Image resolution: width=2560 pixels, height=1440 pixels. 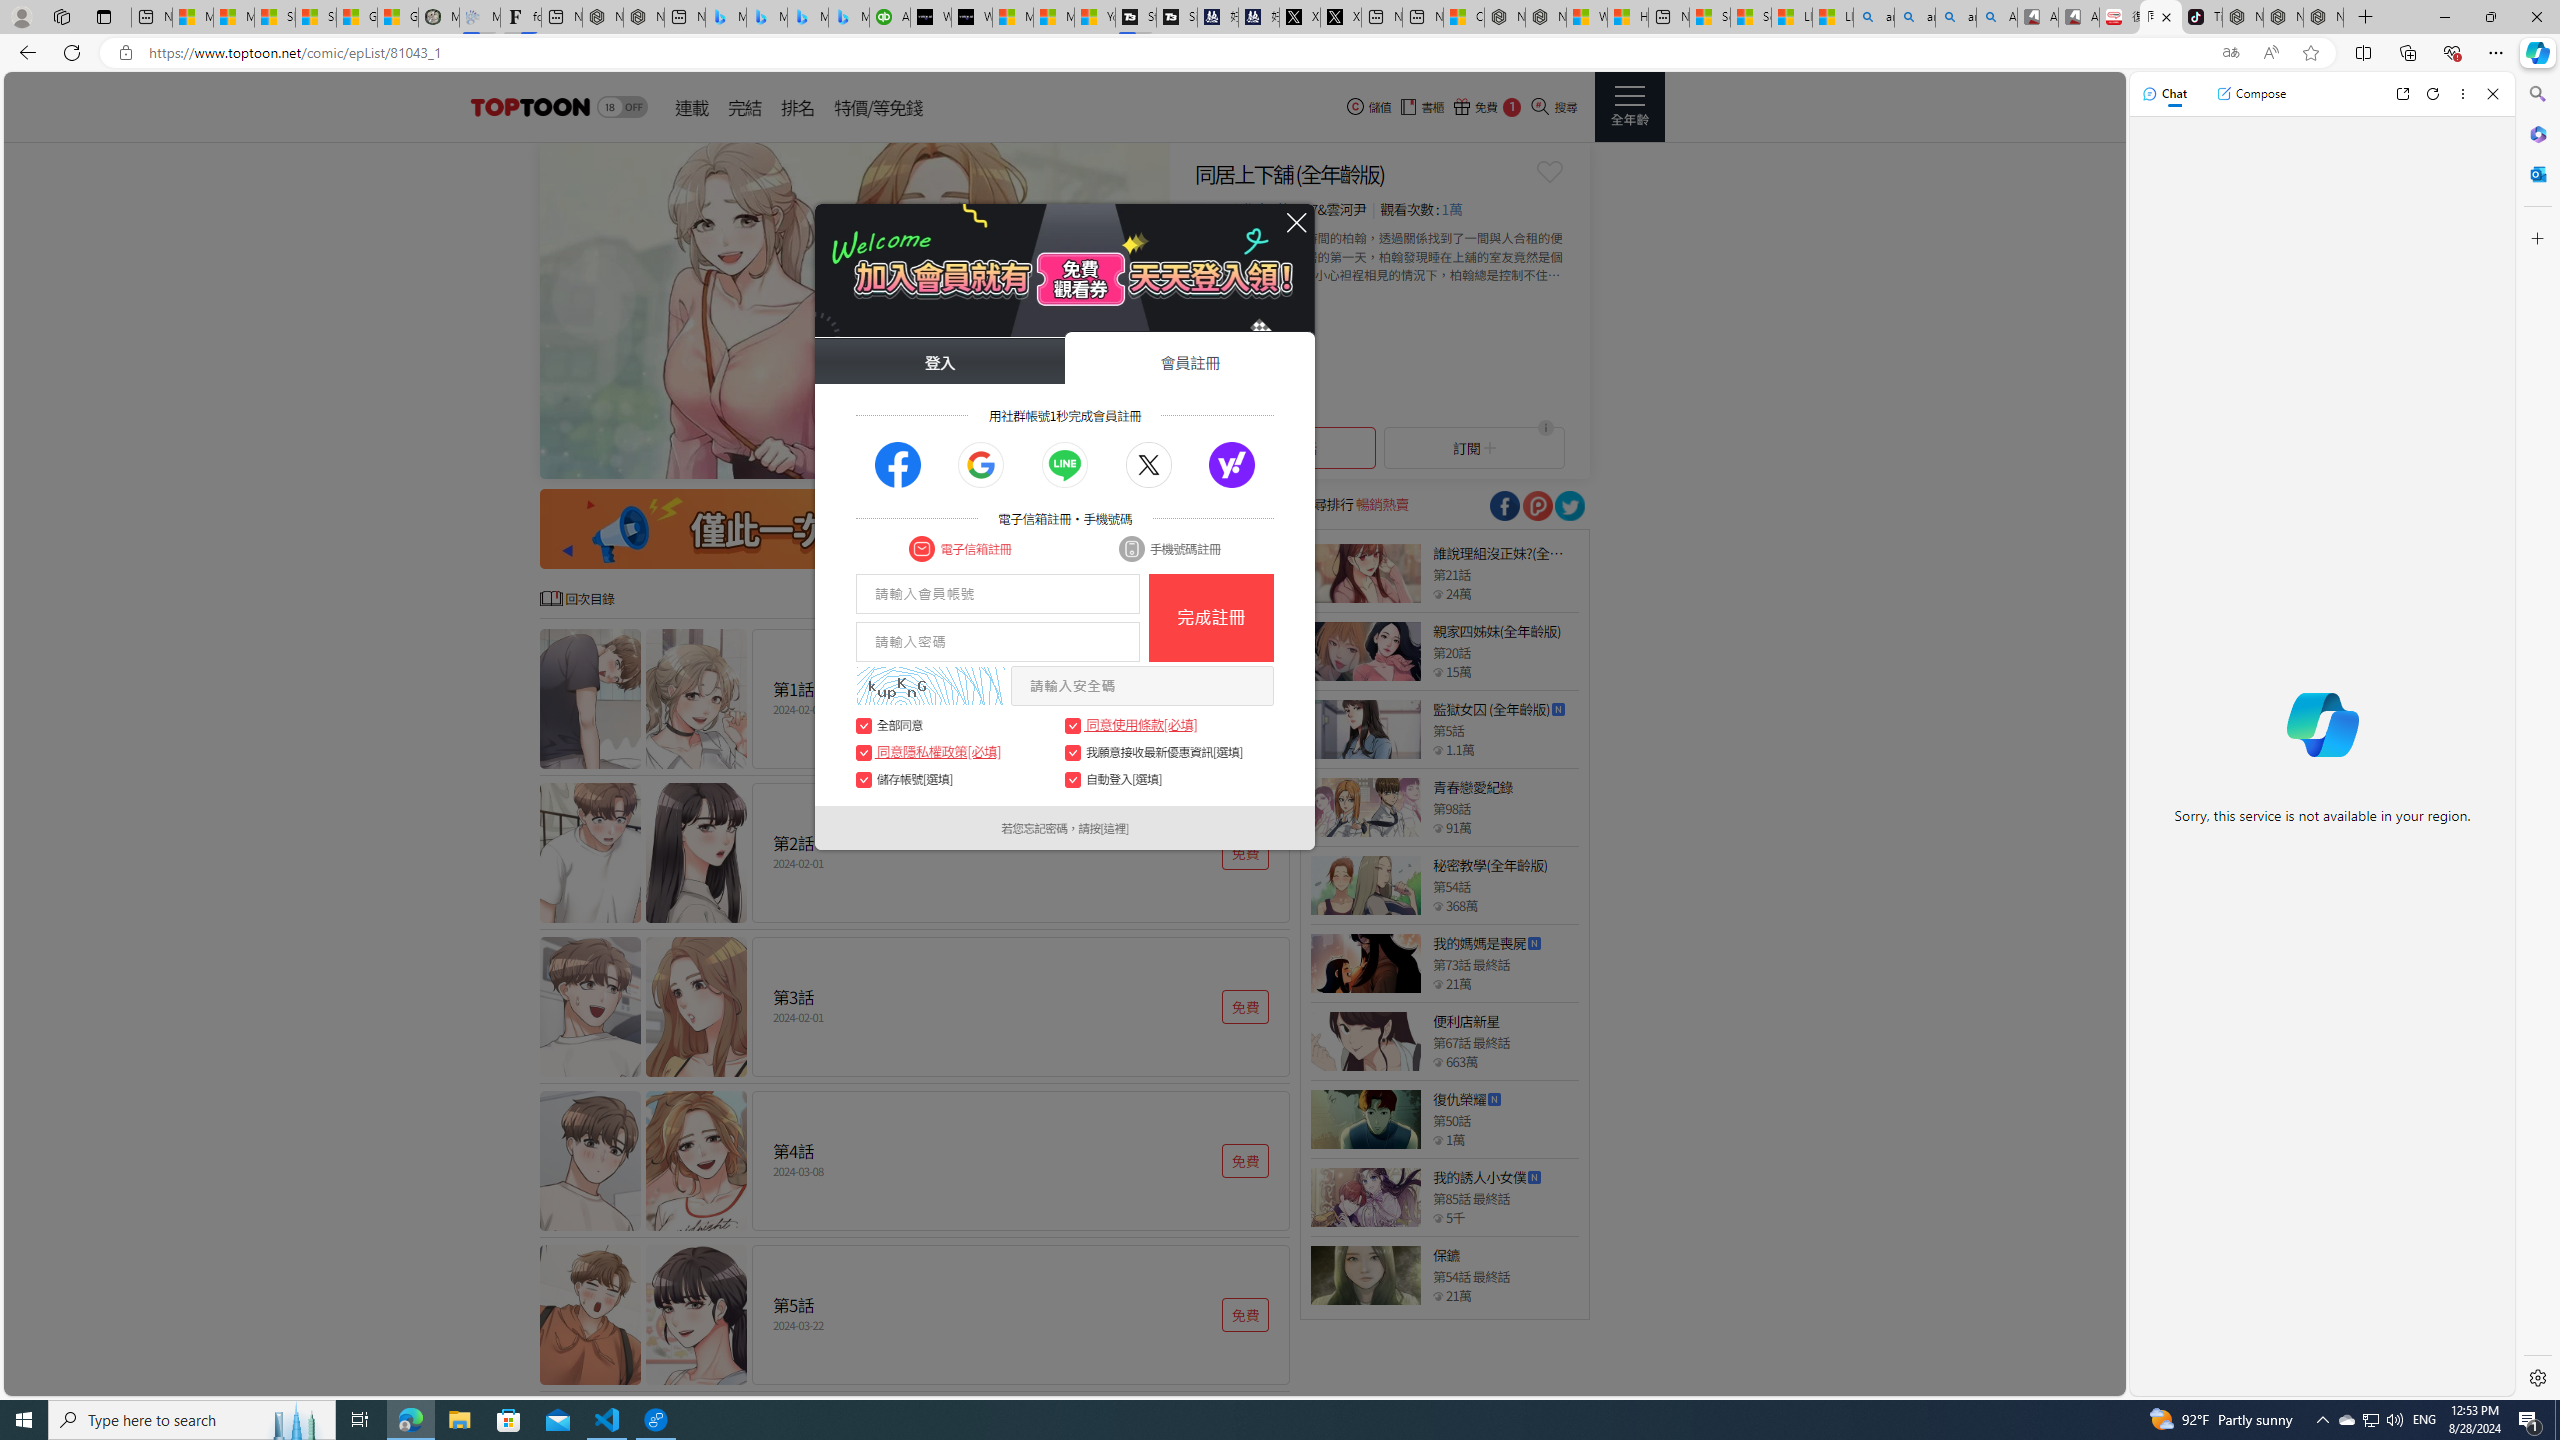 I want to click on 'Split screen', so click(x=2364, y=51).